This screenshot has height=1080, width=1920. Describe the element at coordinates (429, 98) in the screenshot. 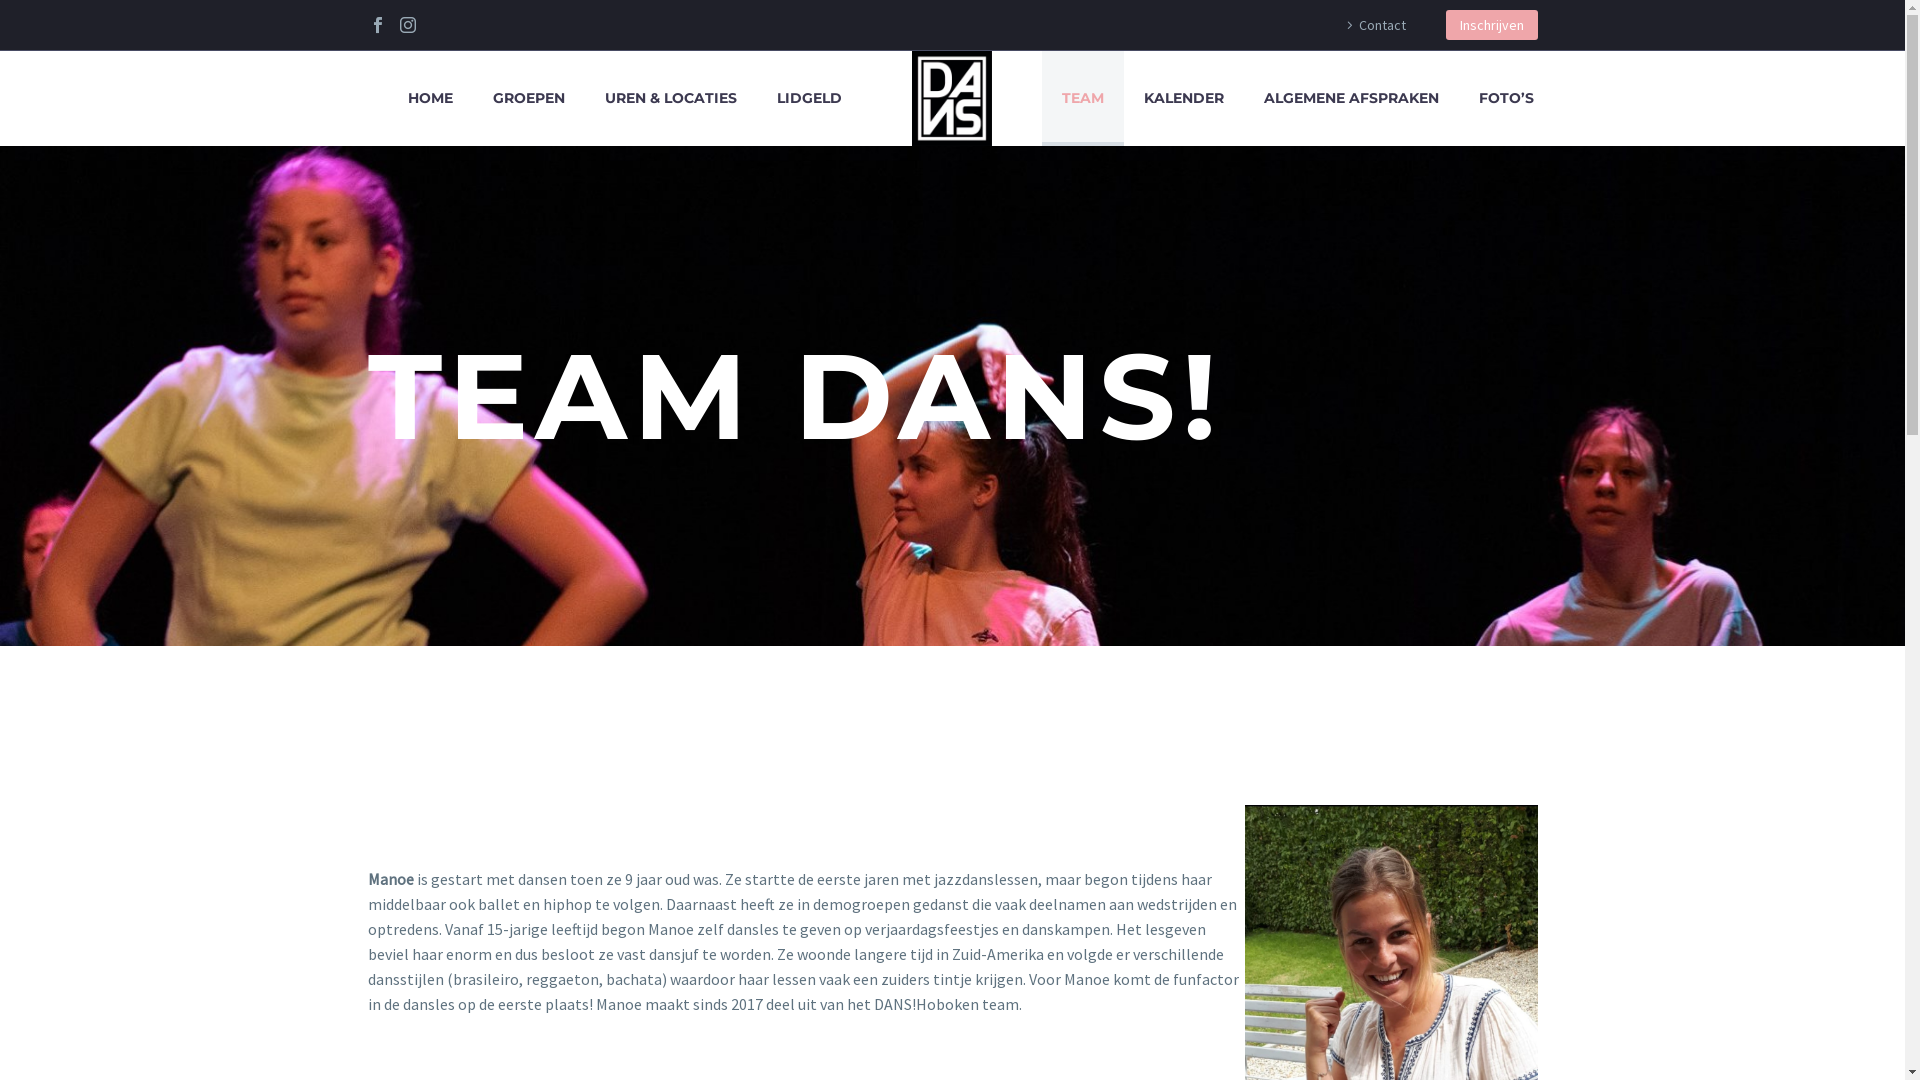

I see `'HOME'` at that location.